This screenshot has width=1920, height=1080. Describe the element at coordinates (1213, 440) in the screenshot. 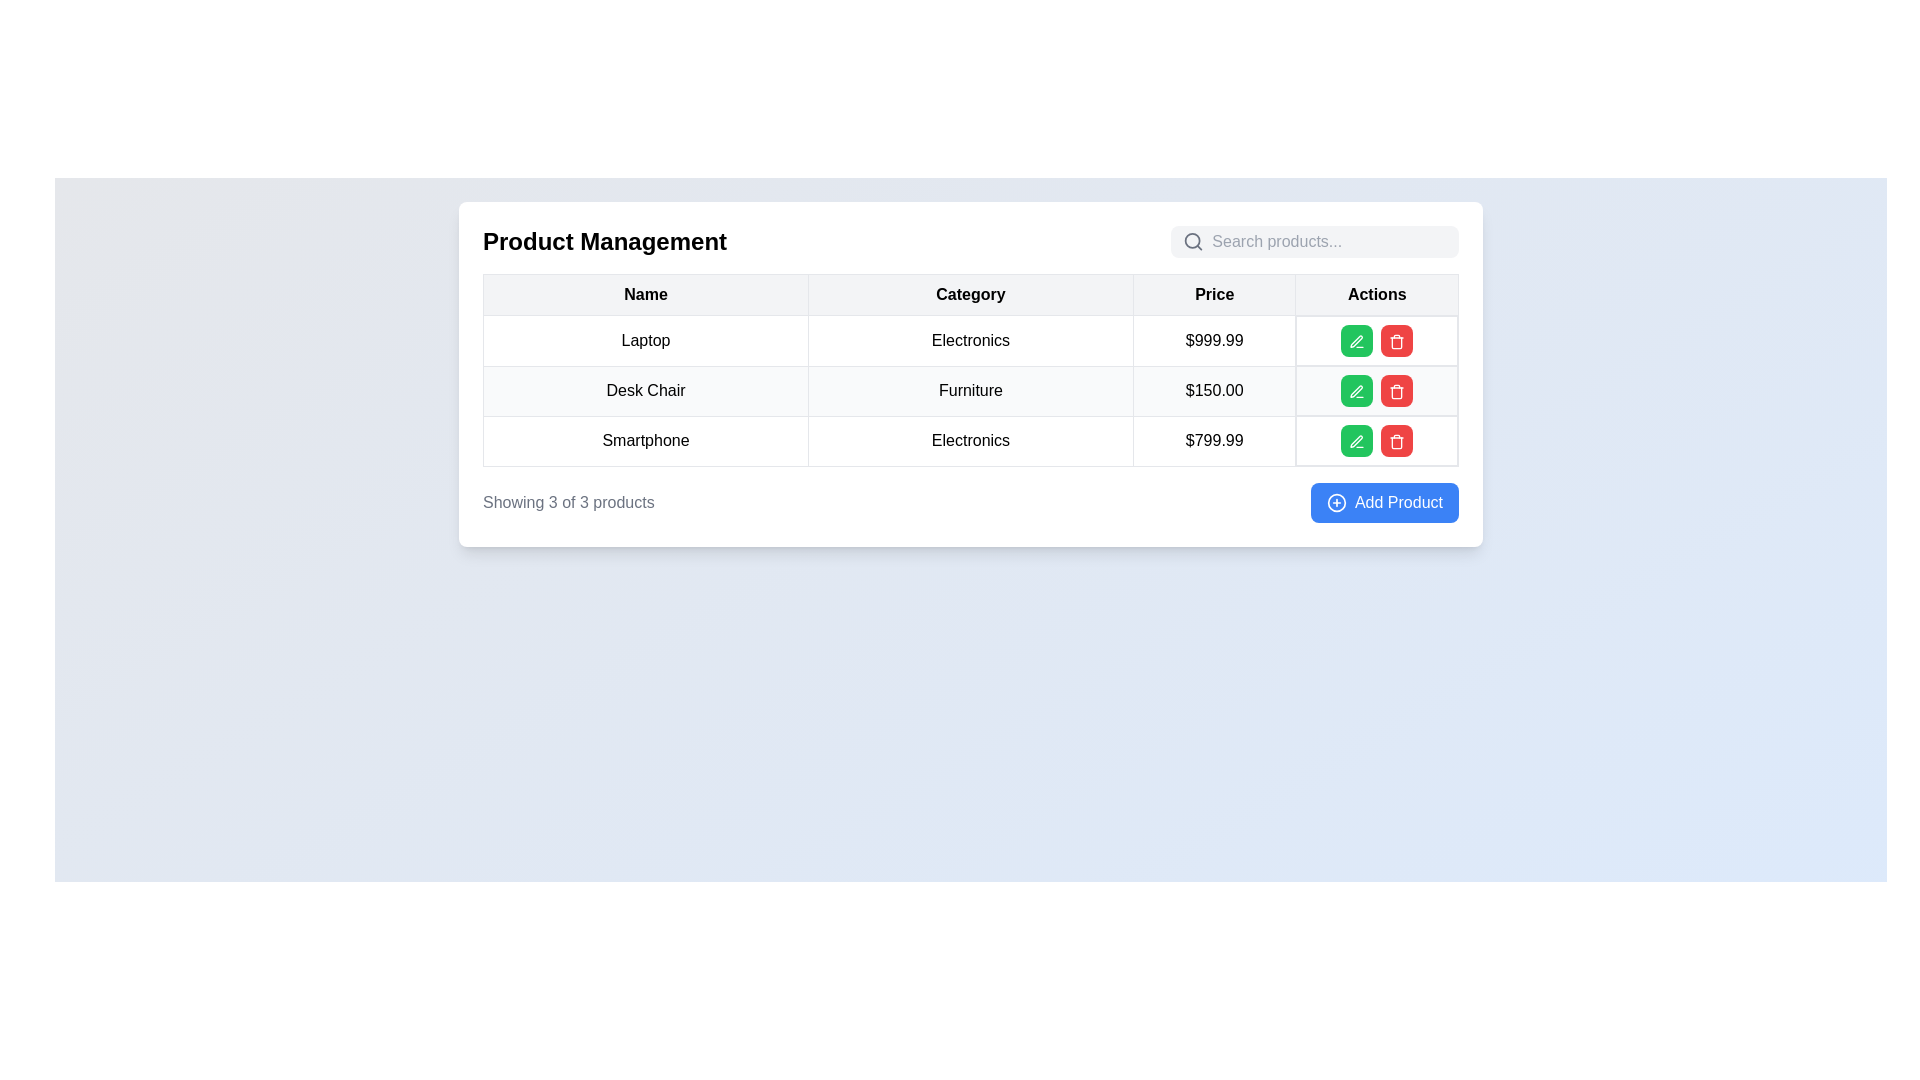

I see `the Static Text displaying the price "$799.99" located in the third row under the "Price" column of the table` at that location.